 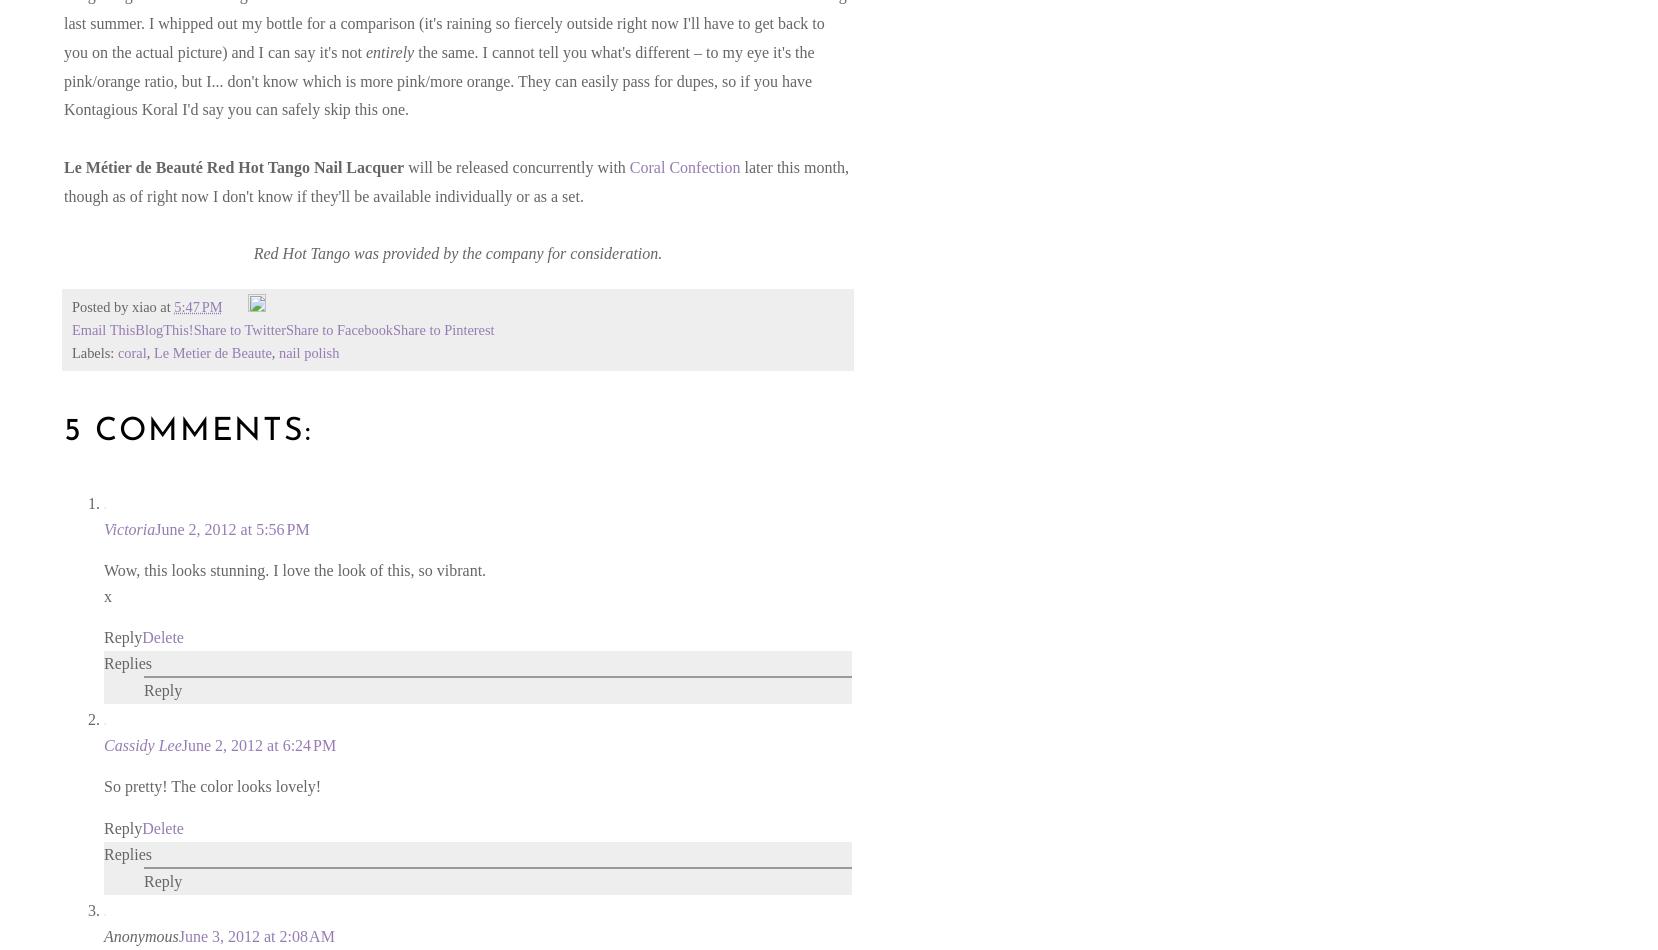 I want to click on '5:47 PM', so click(x=197, y=306).